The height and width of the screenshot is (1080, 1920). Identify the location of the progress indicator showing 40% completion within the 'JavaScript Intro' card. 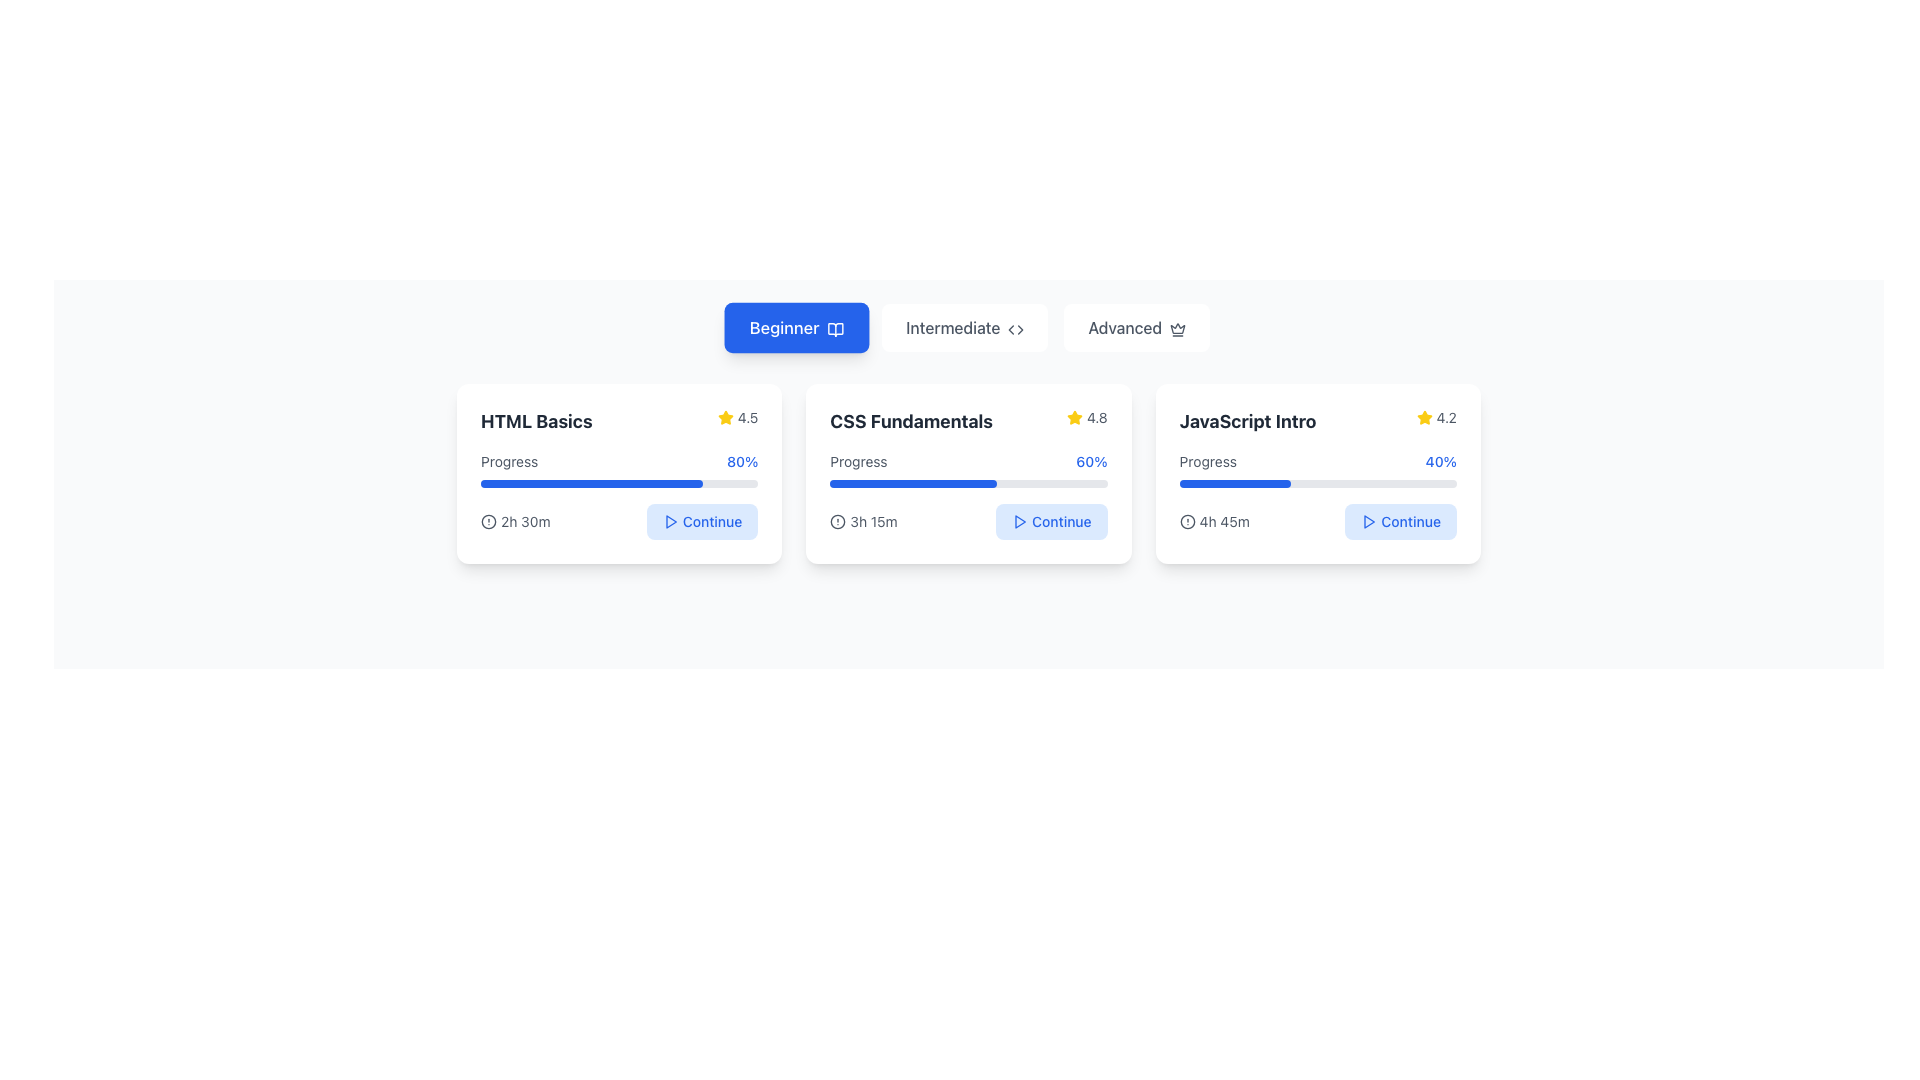
(1318, 470).